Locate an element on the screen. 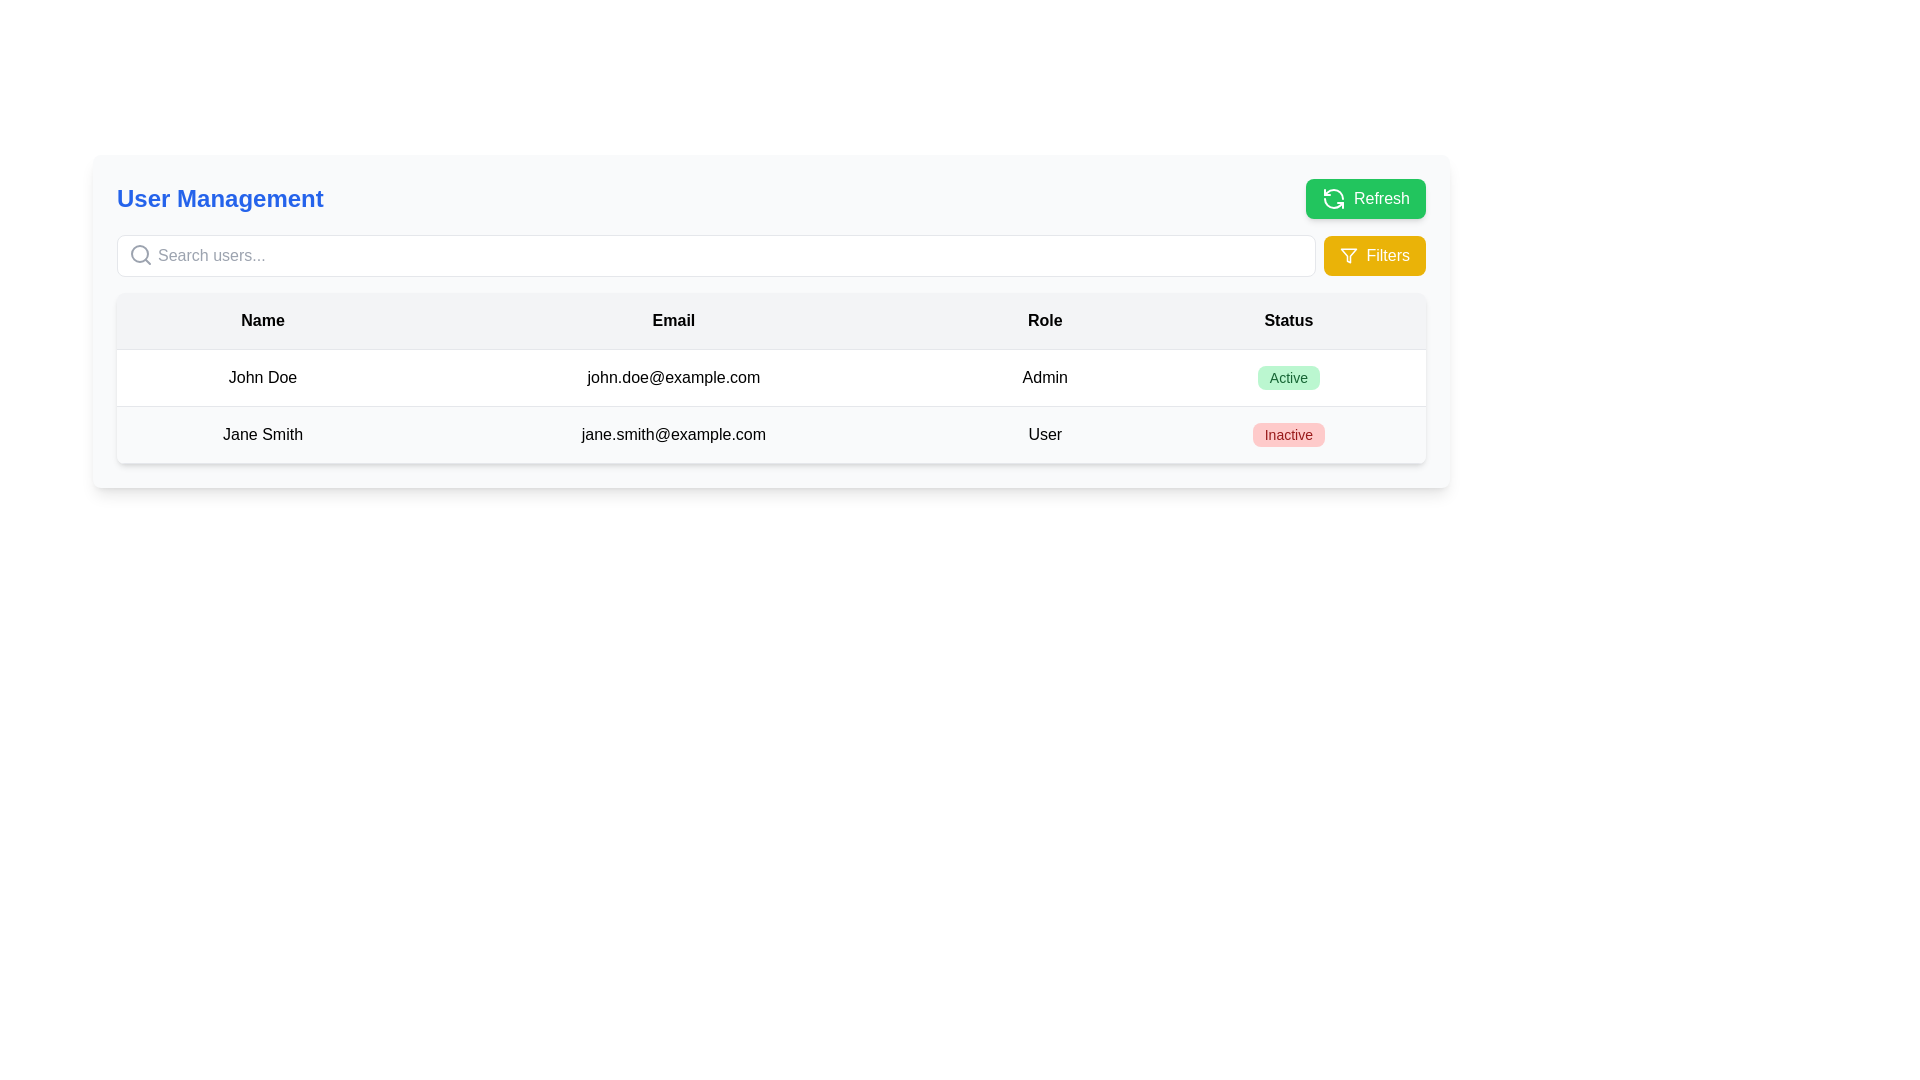 The width and height of the screenshot is (1920, 1080). the filter button located in the top-right corner of the interface, to the right of the search bar, which appears as the second button after the green 'Refresh' button is located at coordinates (1374, 254).